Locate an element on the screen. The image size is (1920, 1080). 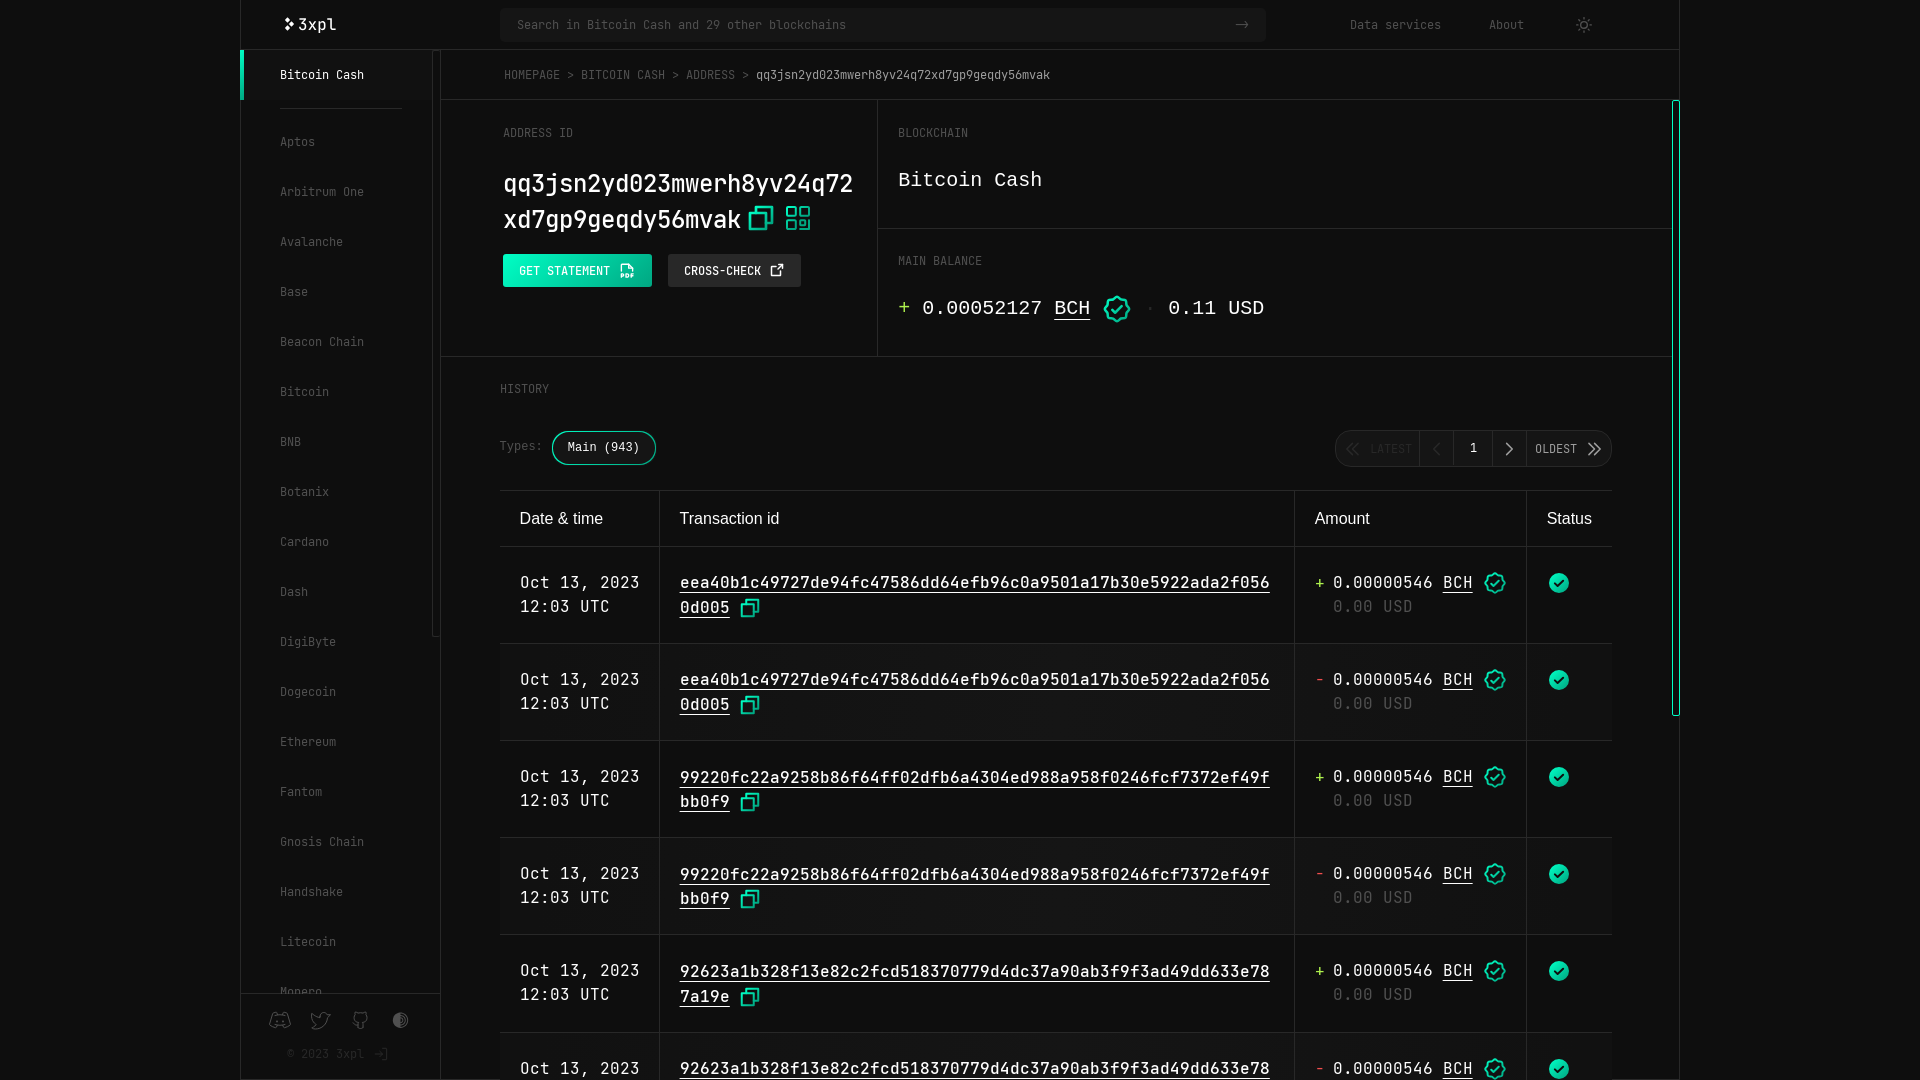
'OLDEST' is located at coordinates (1568, 447).